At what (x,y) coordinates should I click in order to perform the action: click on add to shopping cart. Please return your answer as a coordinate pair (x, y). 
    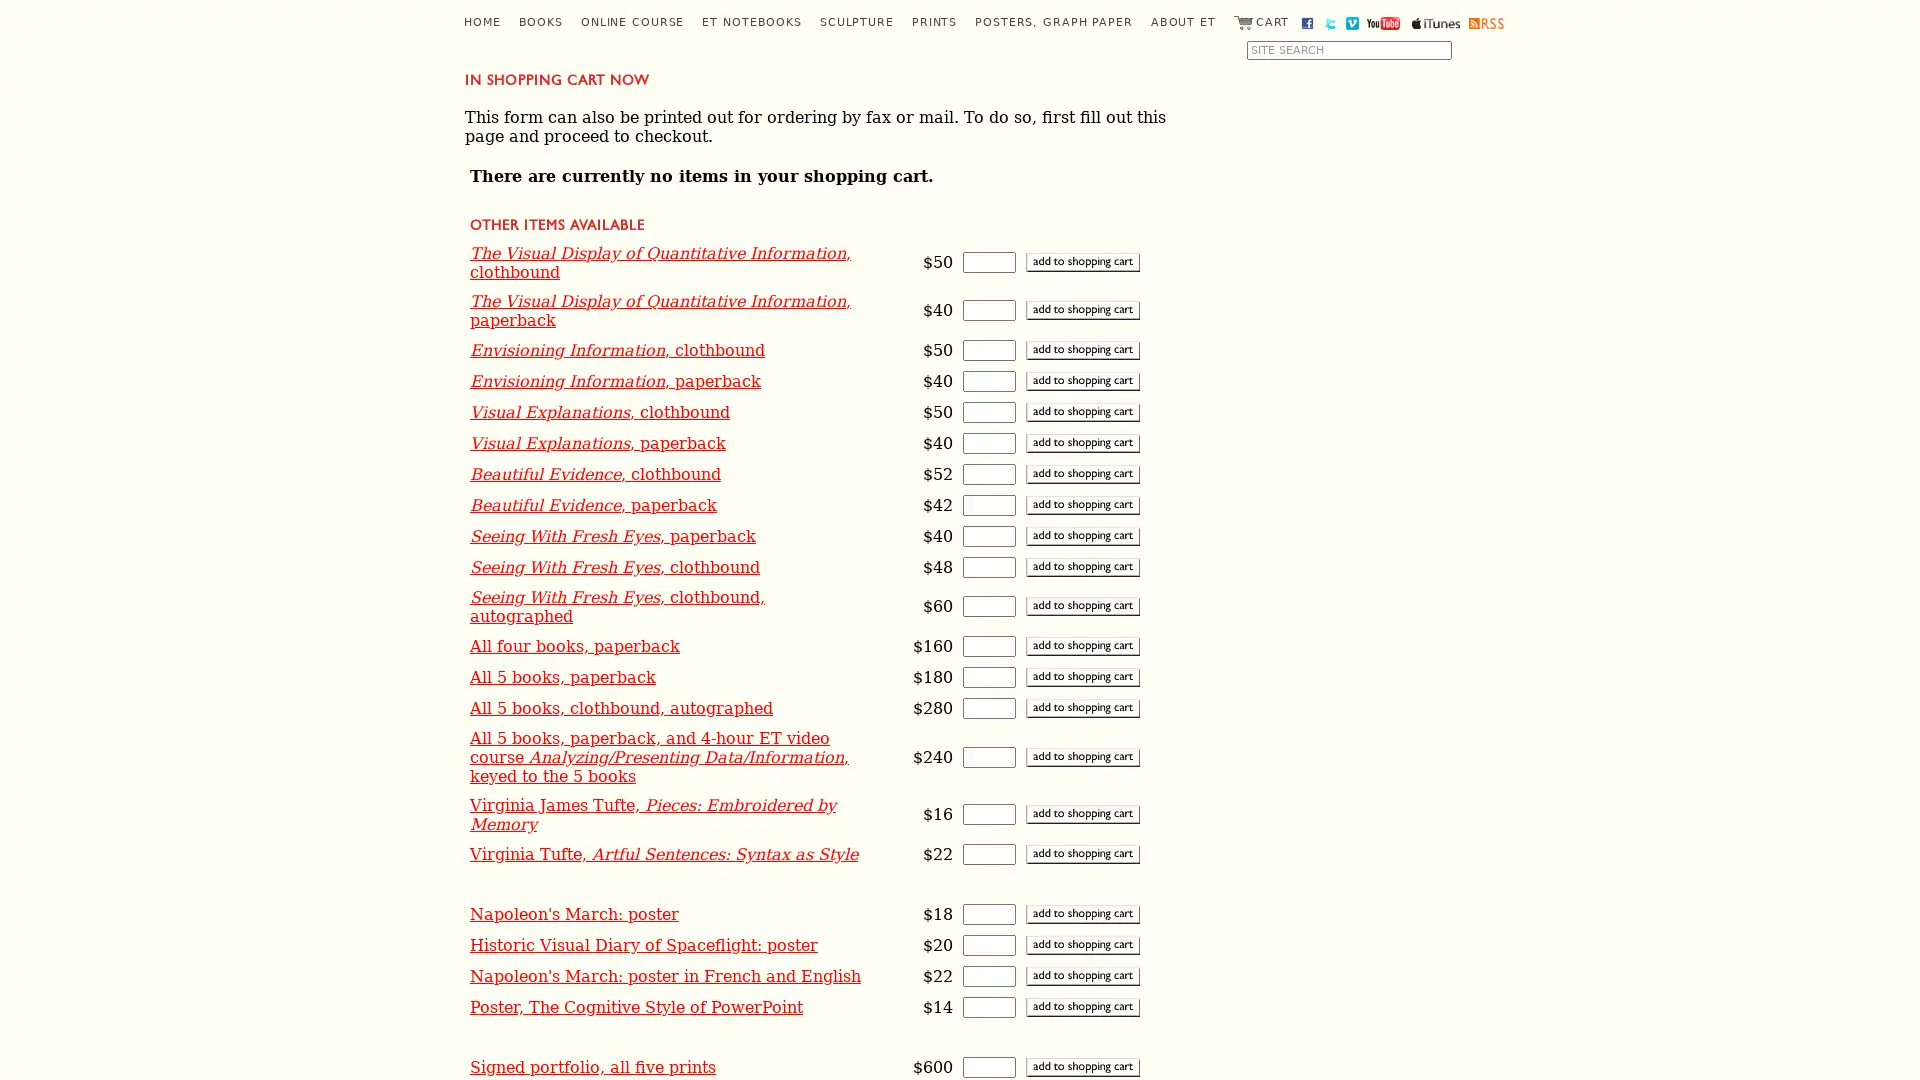
    Looking at the image, I should click on (1082, 944).